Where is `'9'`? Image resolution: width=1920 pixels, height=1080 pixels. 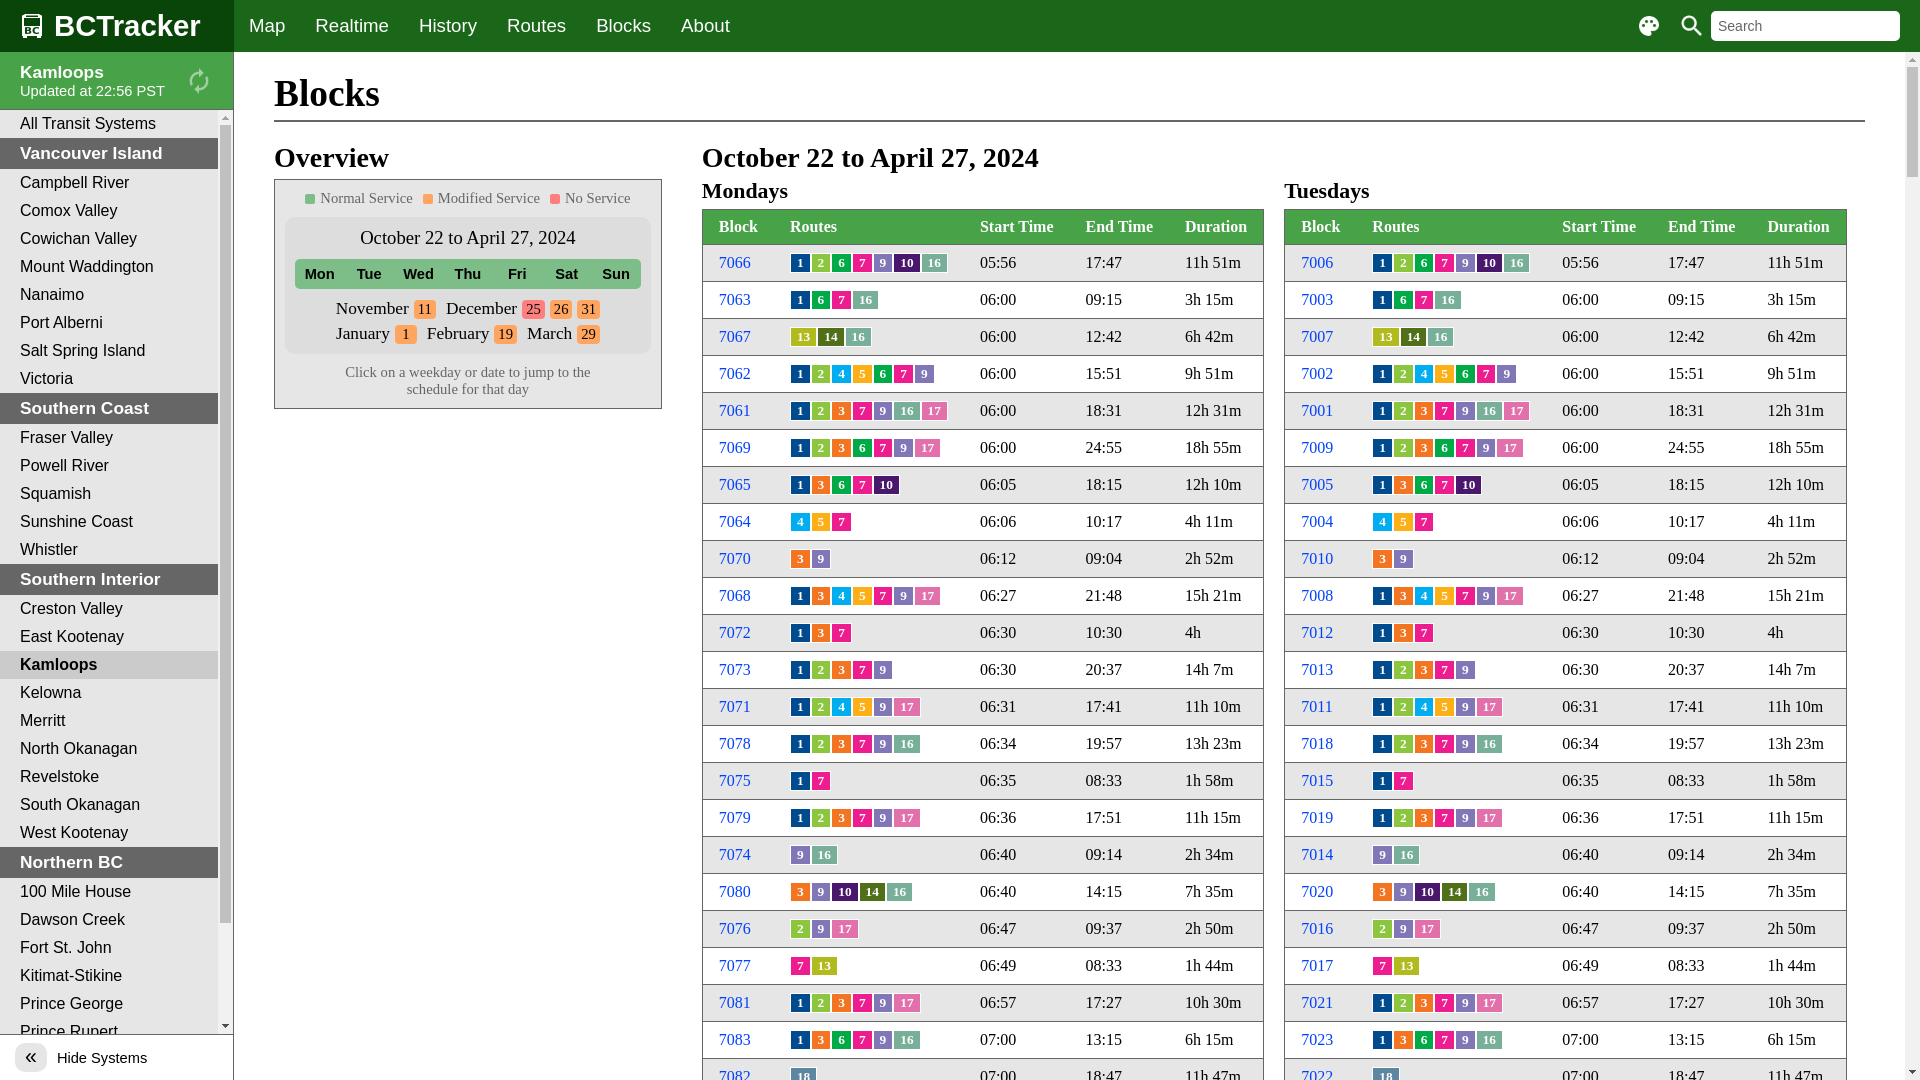
'9' is located at coordinates (882, 261).